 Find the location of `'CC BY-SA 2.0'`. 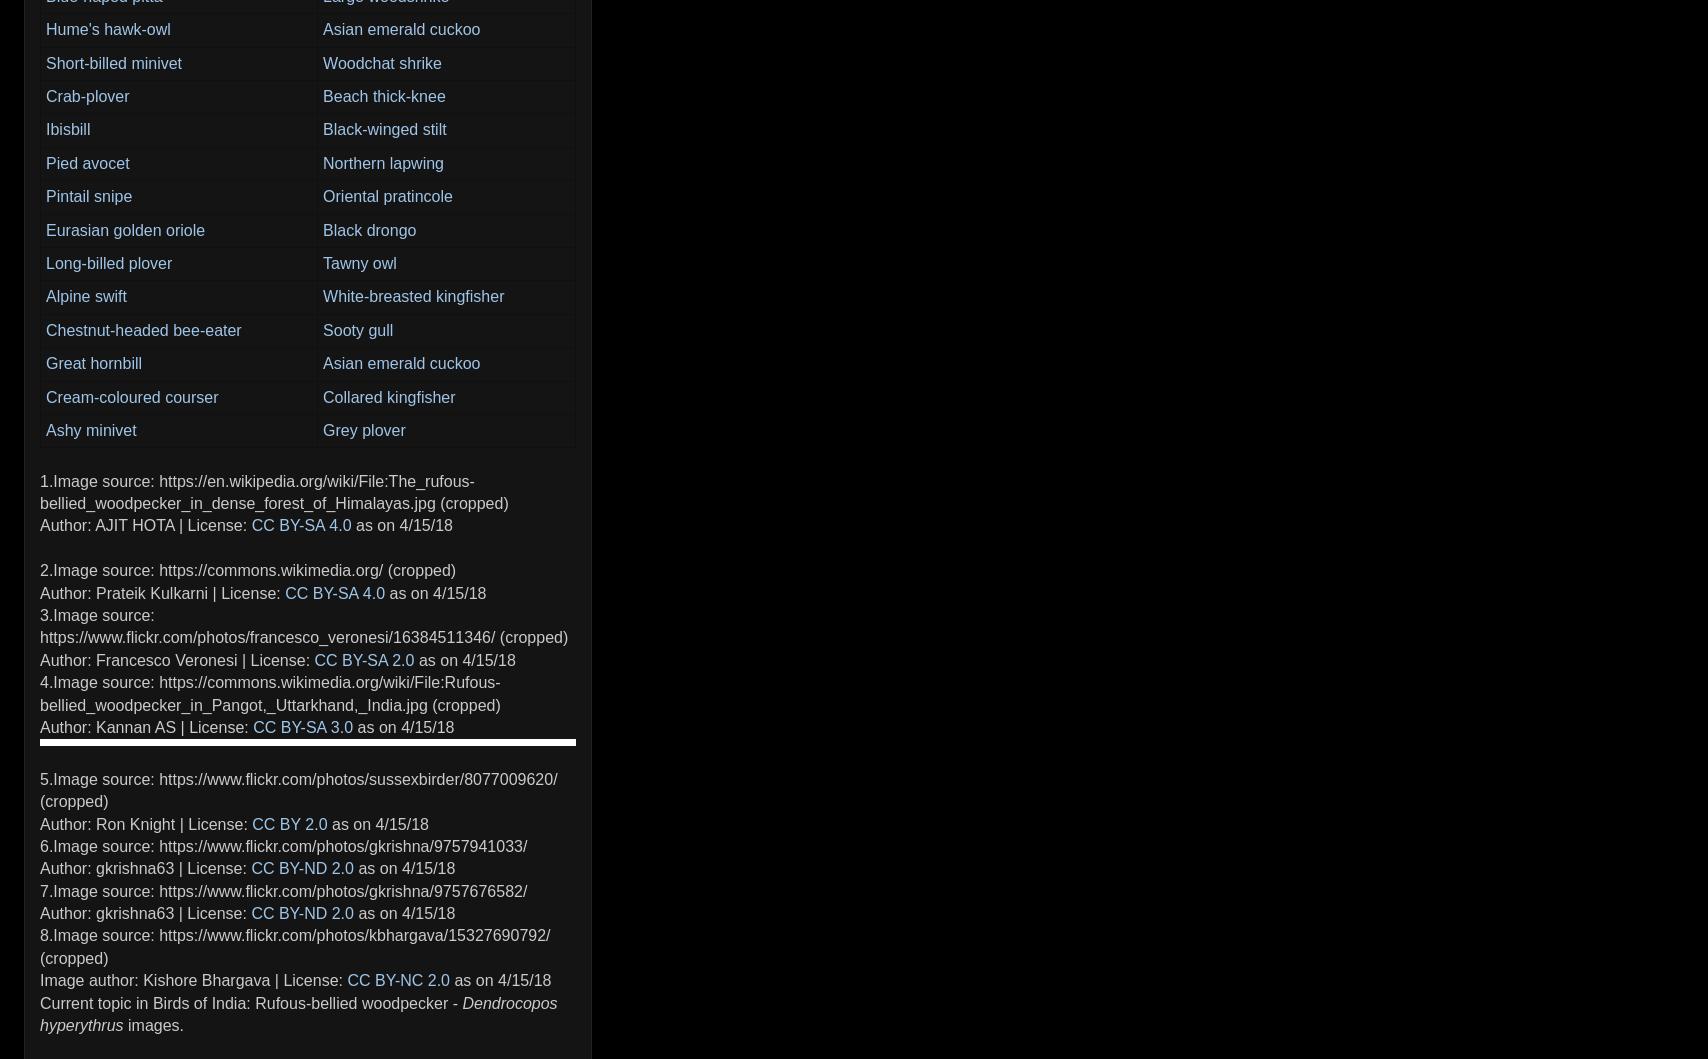

'CC BY-SA 2.0' is located at coordinates (313, 659).